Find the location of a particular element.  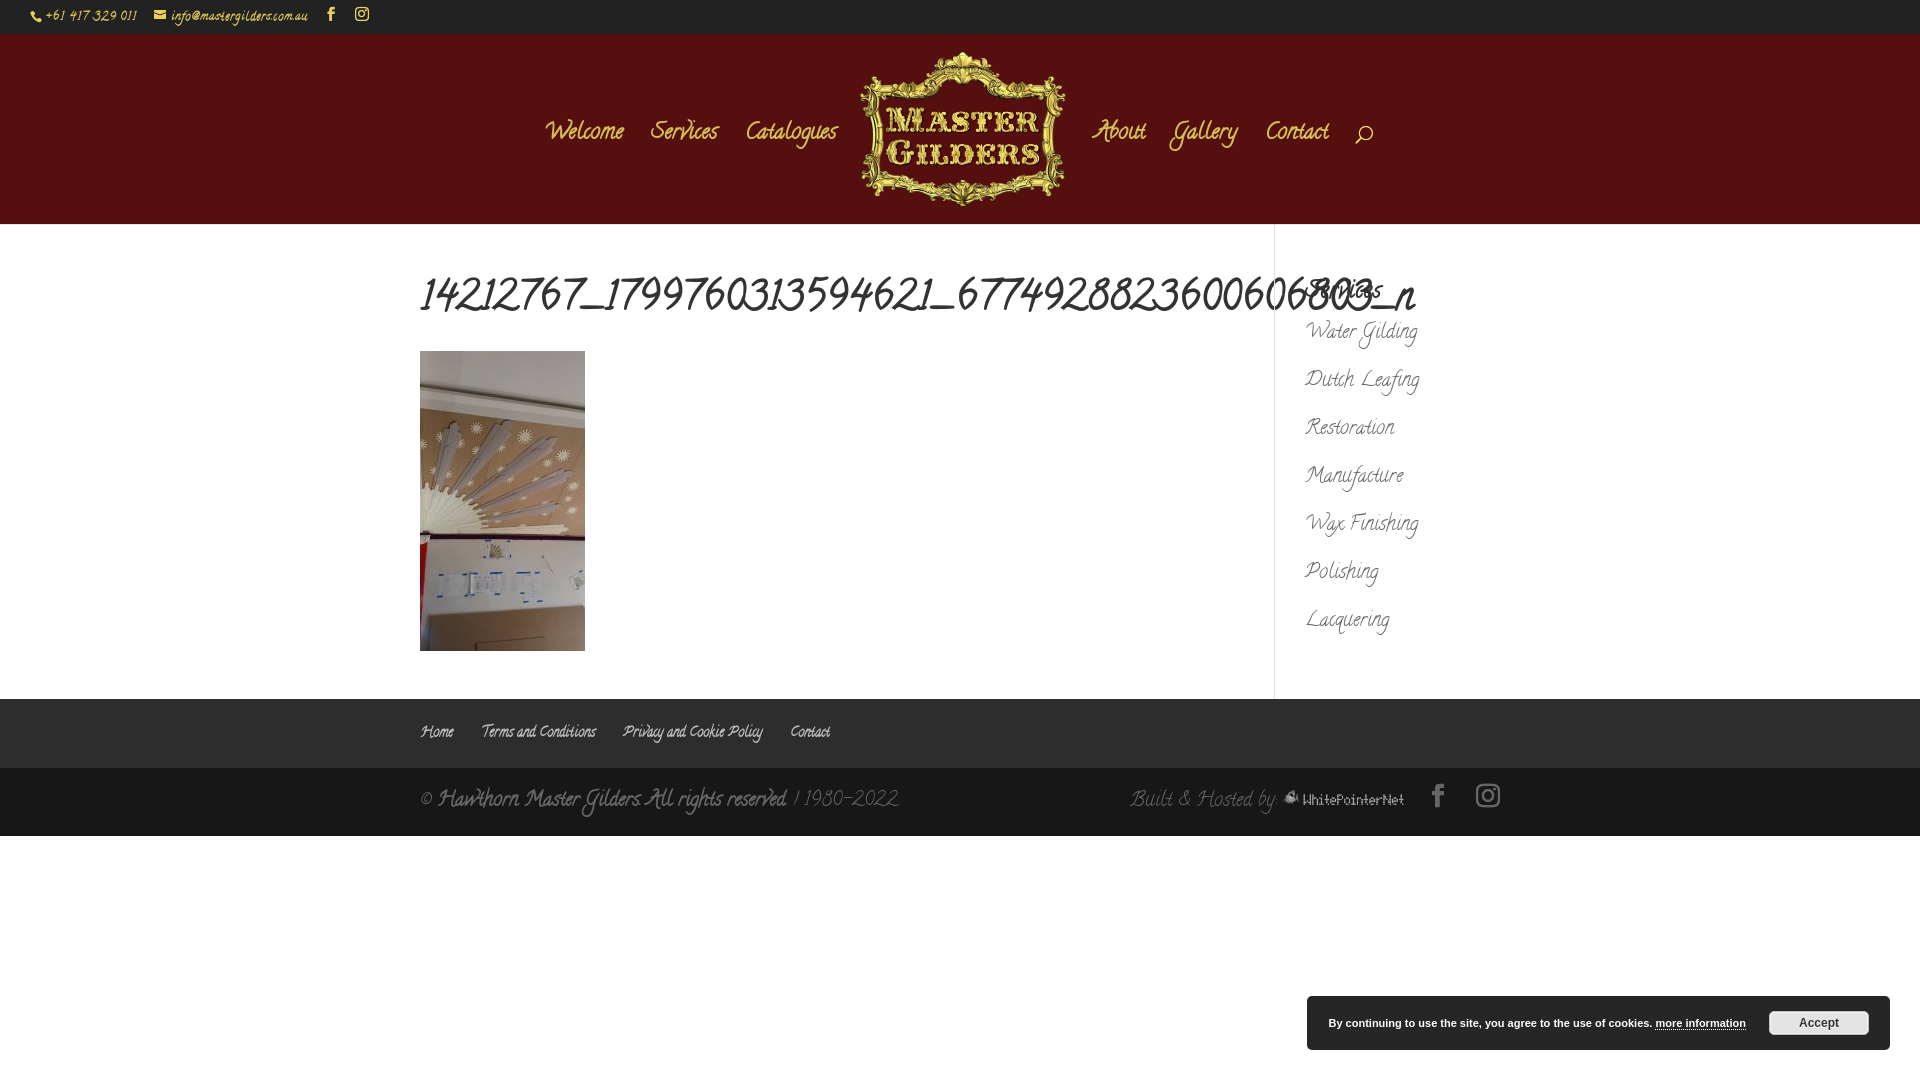

'Contact' is located at coordinates (810, 733).